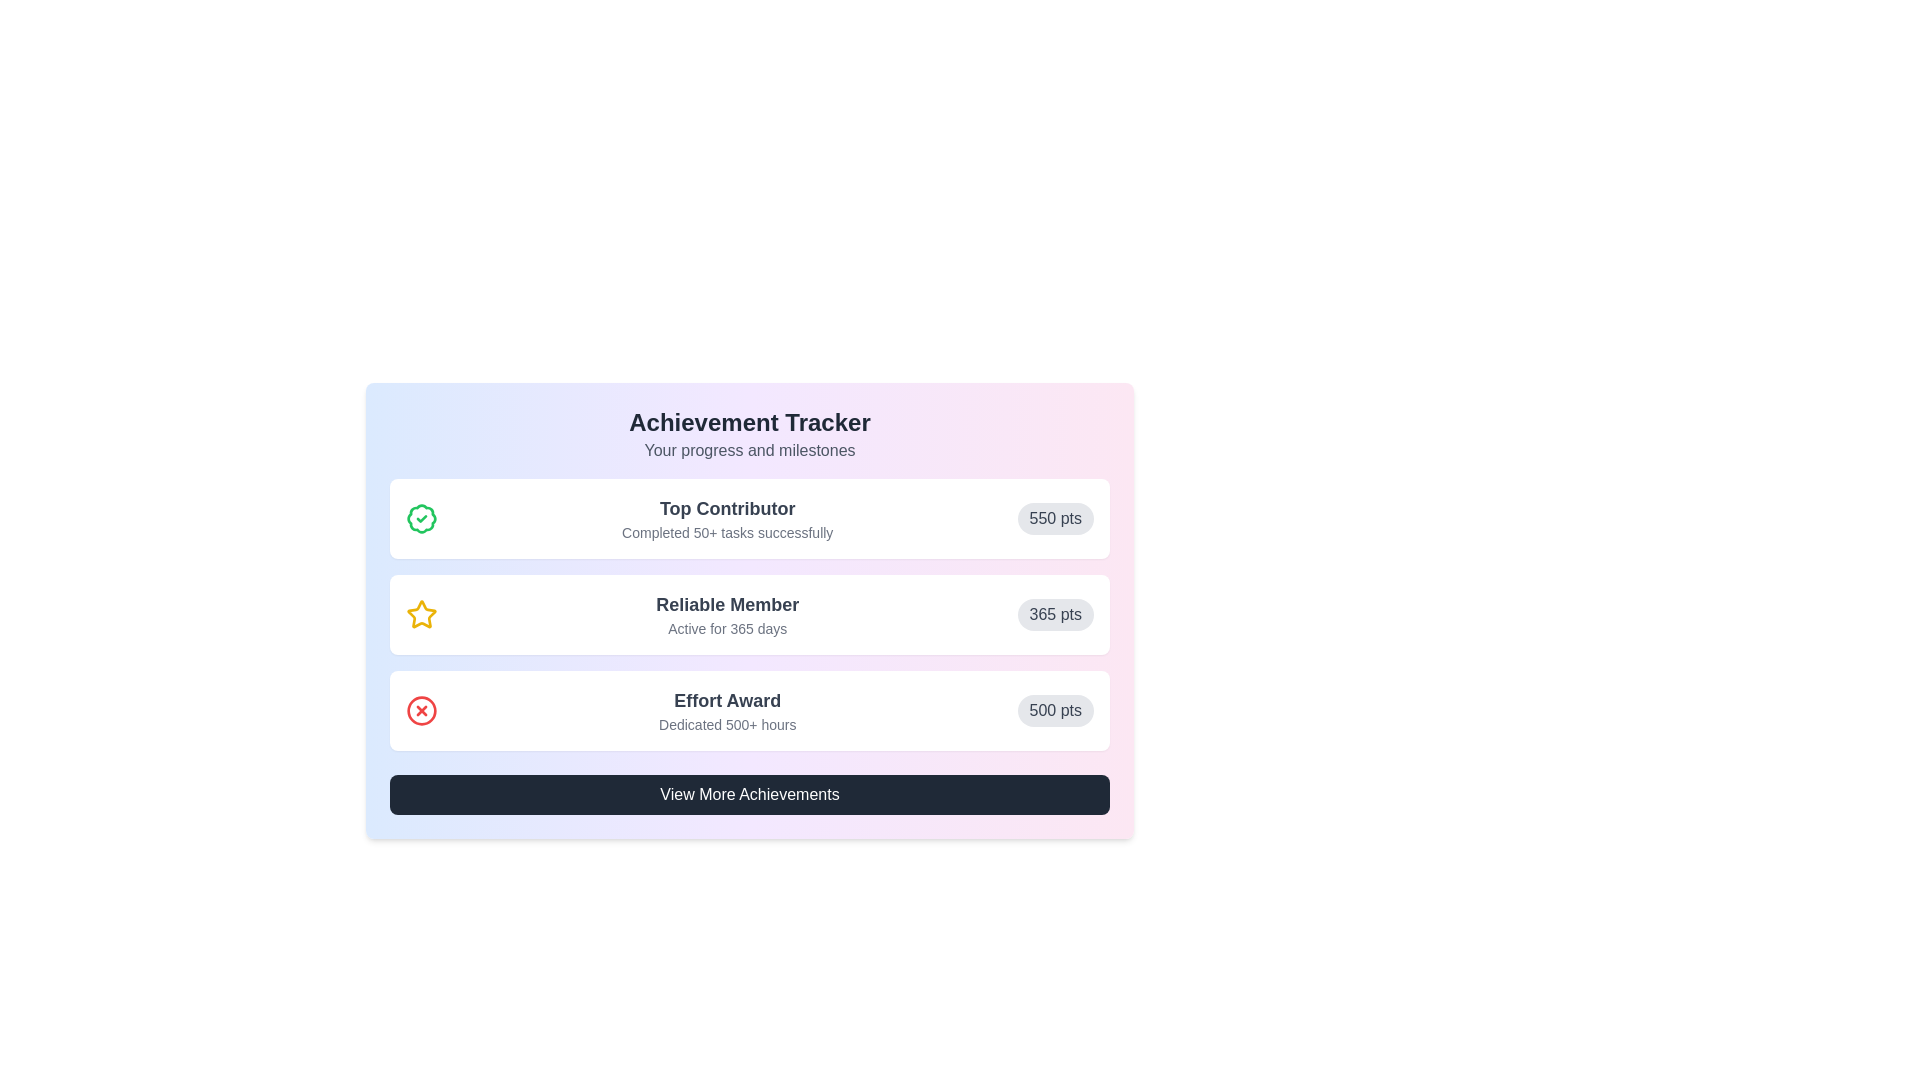 This screenshot has height=1080, width=1920. What do you see at coordinates (726, 700) in the screenshot?
I see `the 'Effort Award' text label, which is bold, dark gray, and positioned above the description 'Dedicated 500+ hours' within its card` at bounding box center [726, 700].